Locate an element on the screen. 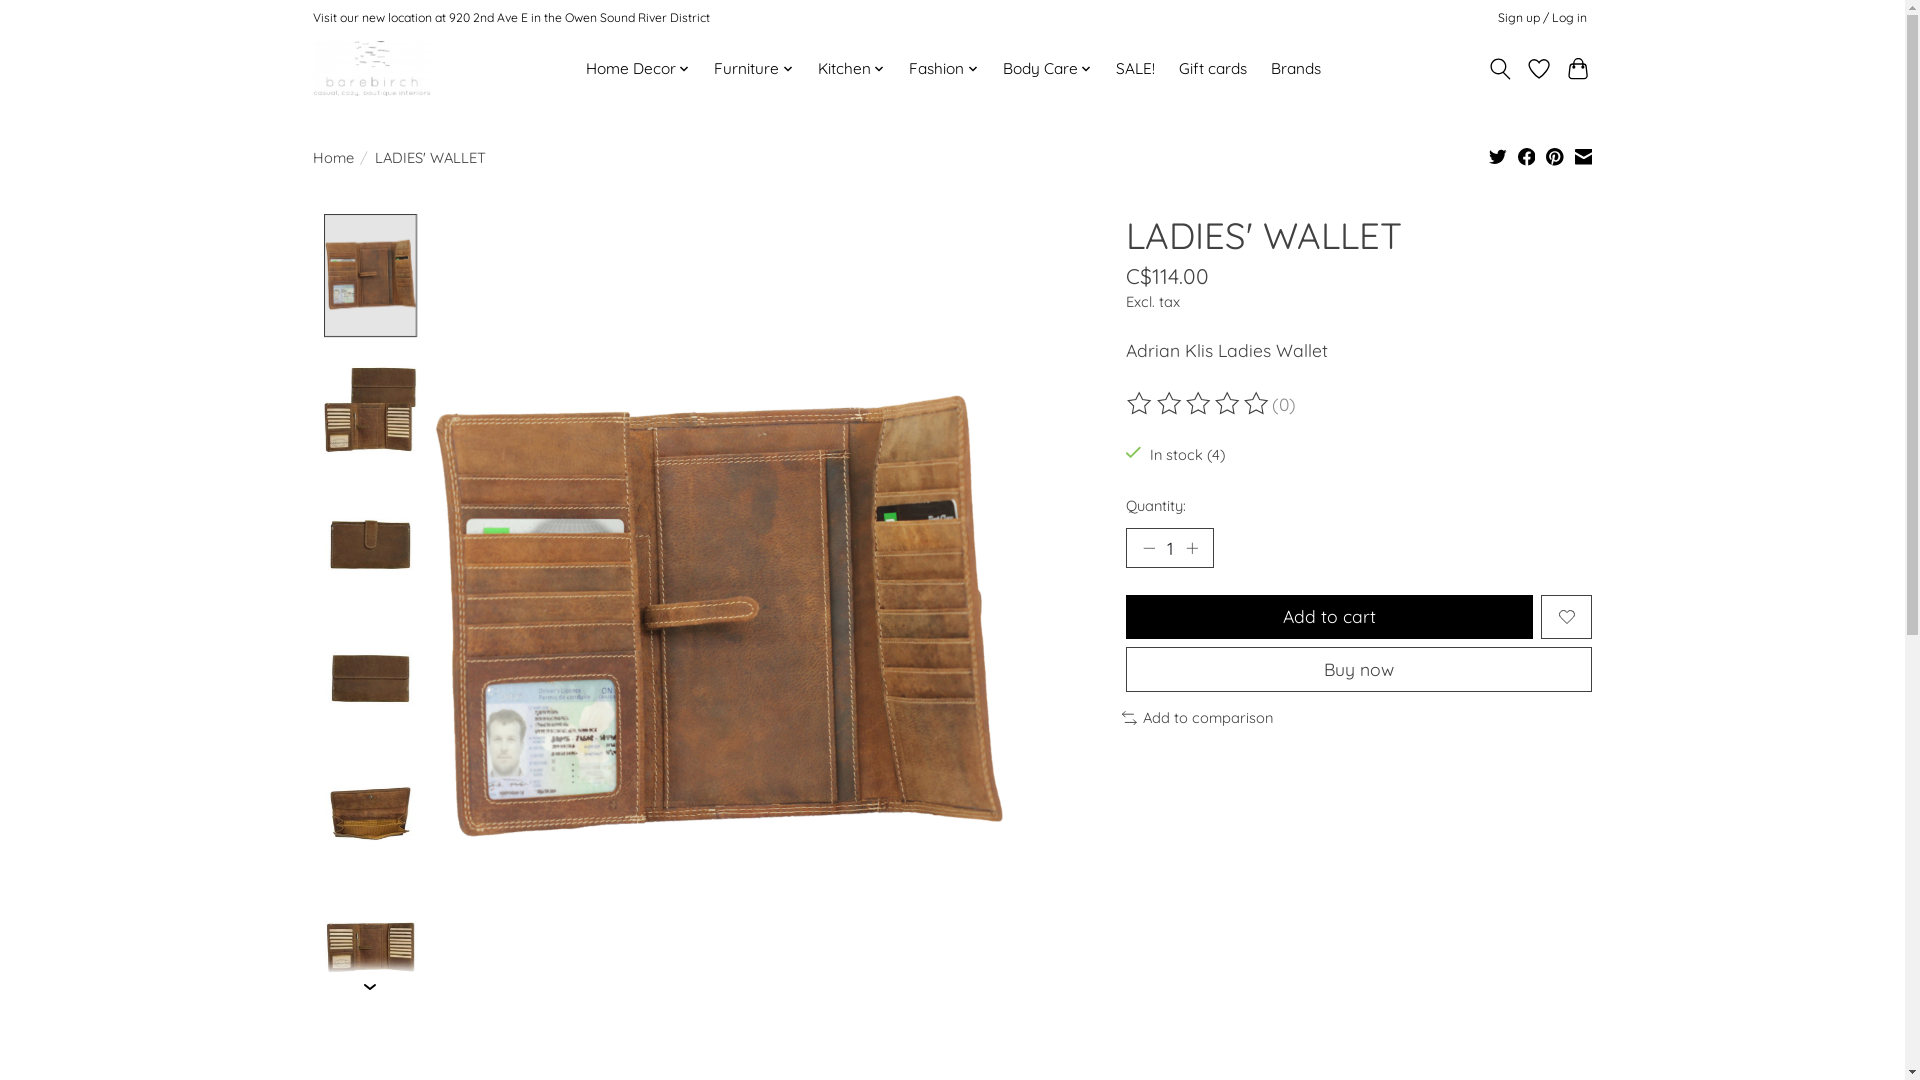 Image resolution: width=1920 pixels, height=1080 pixels. 'Gift cards' is located at coordinates (1212, 67).